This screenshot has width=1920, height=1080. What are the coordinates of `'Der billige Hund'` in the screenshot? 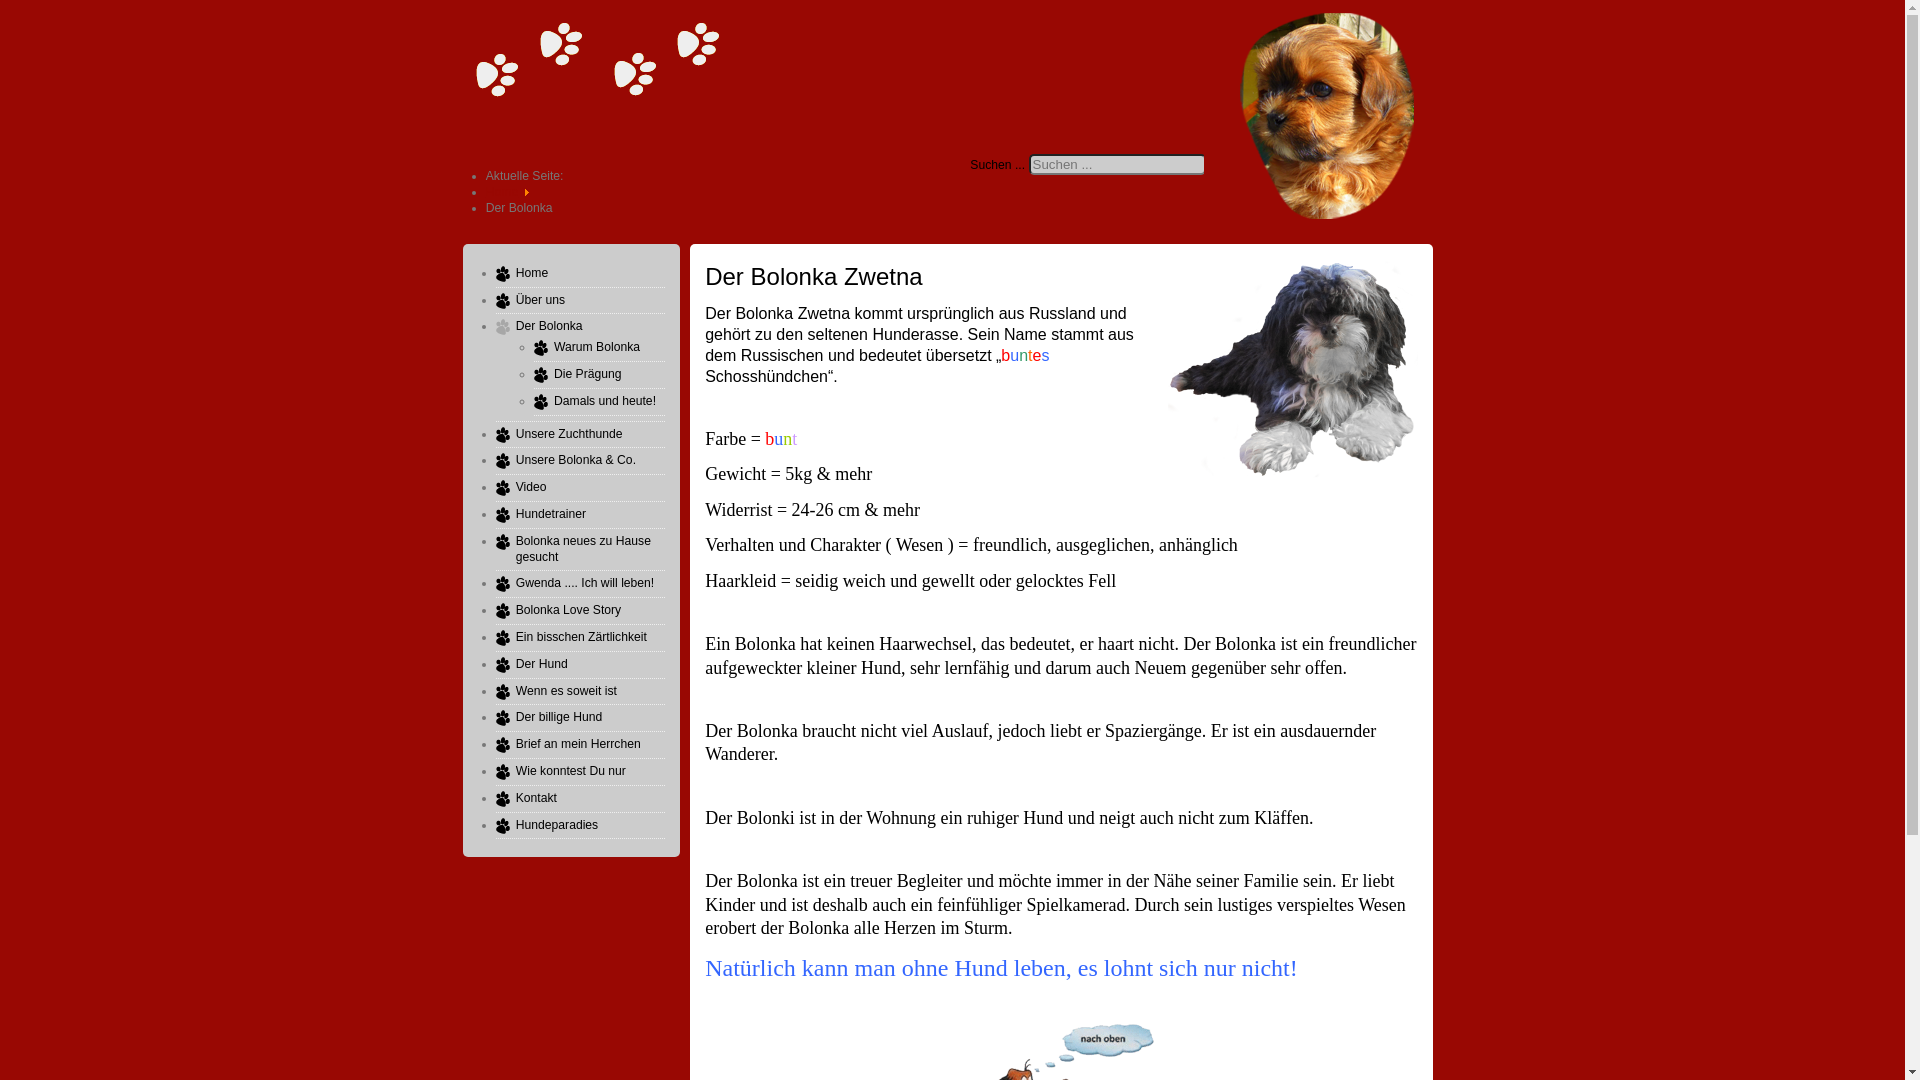 It's located at (515, 716).